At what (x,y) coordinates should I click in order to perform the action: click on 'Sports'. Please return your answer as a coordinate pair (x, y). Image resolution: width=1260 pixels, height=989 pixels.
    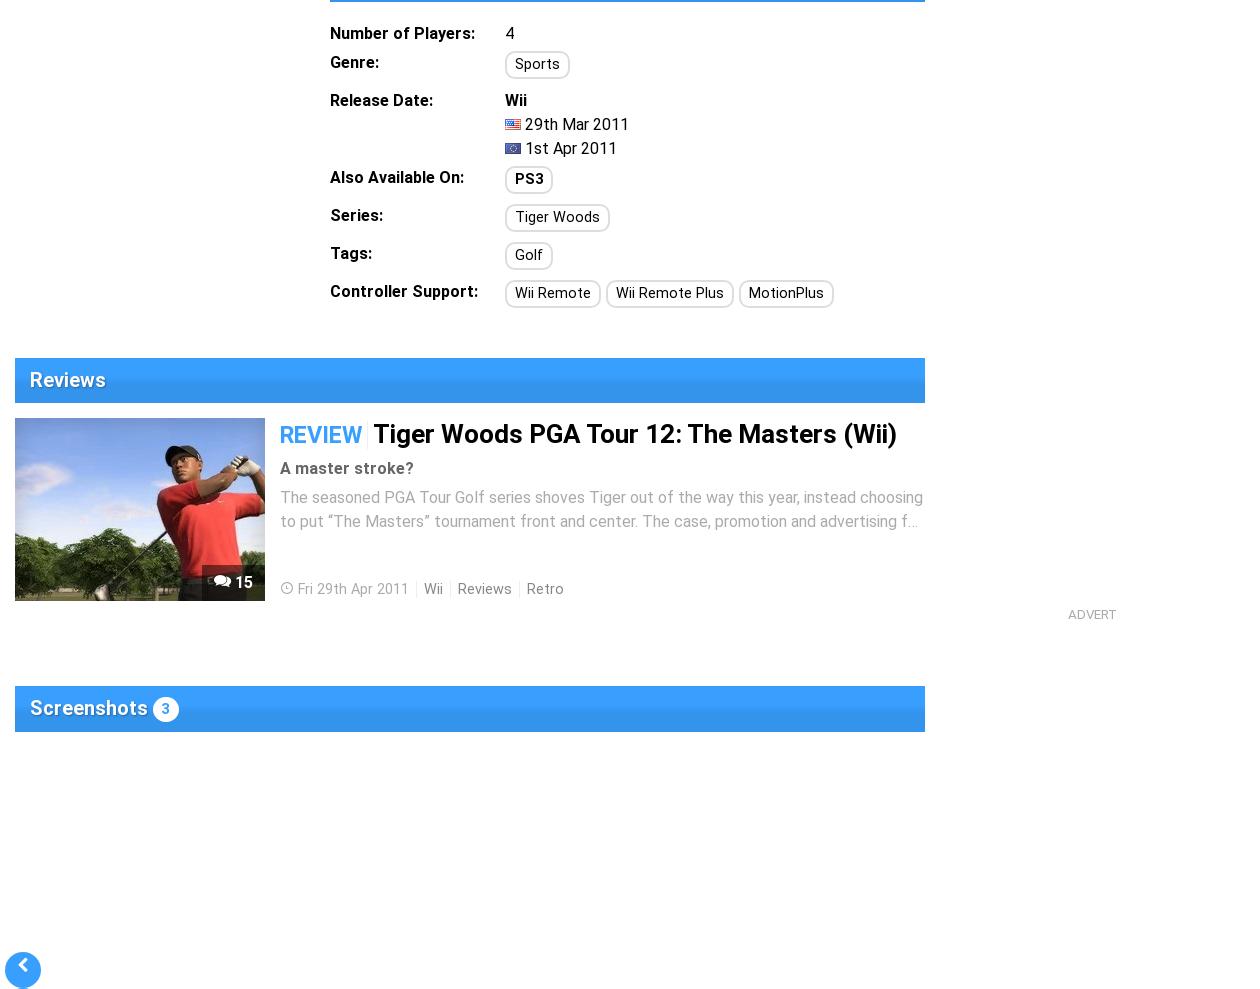
    Looking at the image, I should click on (537, 64).